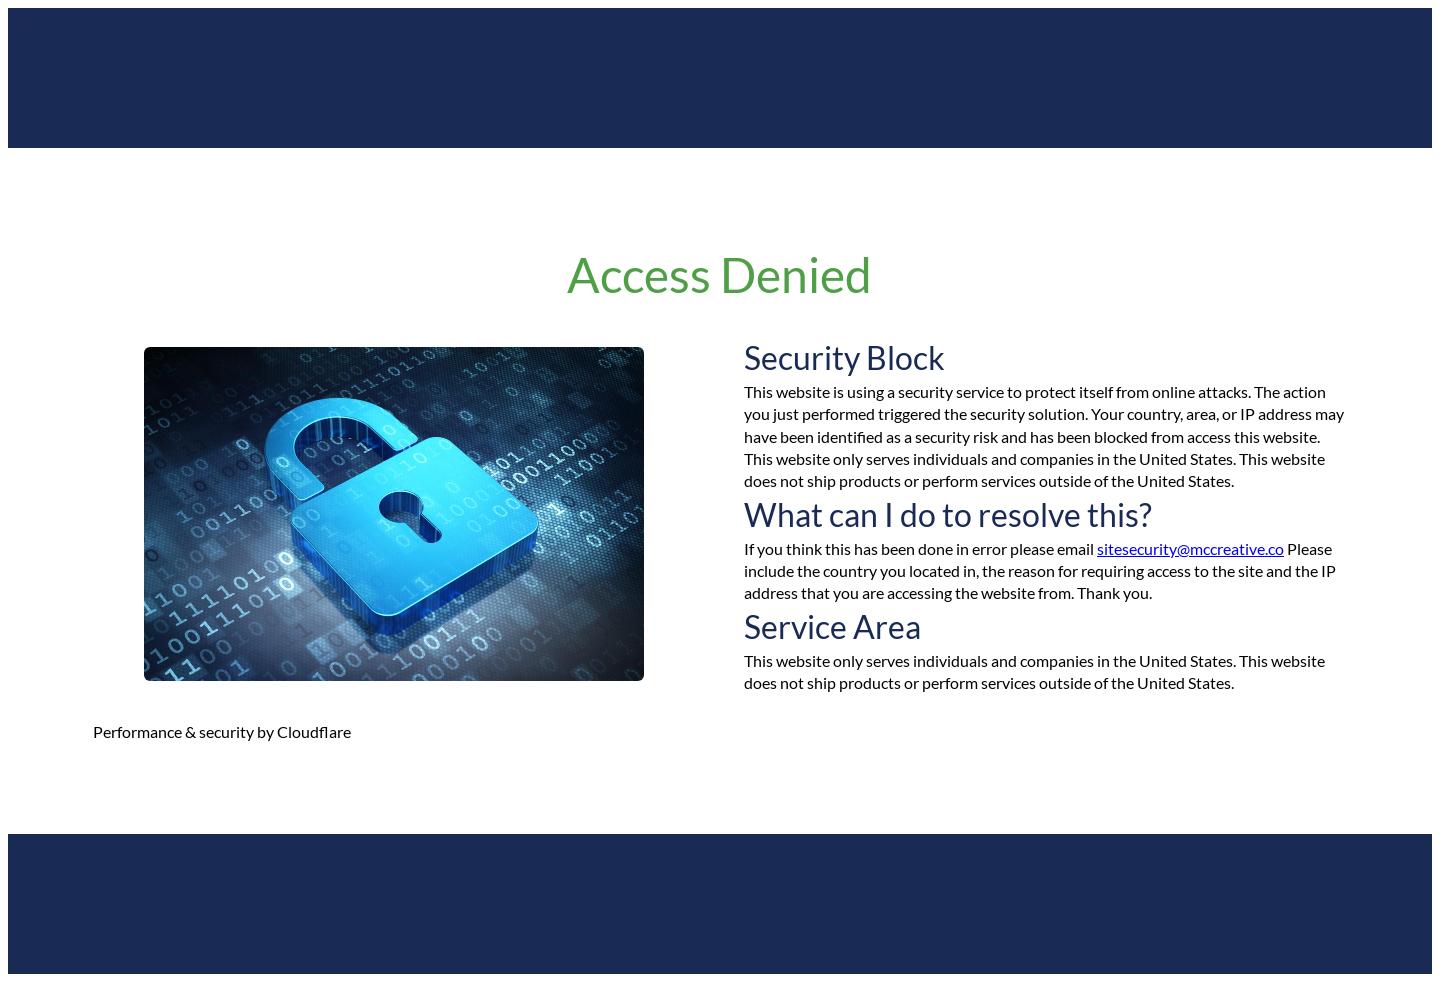 This screenshot has width=1440, height=1000. Describe the element at coordinates (1044, 435) in the screenshot. I see `'This website is using a security service to protect itself from online attacks. The action you just performed triggered the security solution. Your country, area, or IP address may have been identified as a security risk and has been blocked from access this website.  This website only serves individuals and companies in the United States.  This website does not ship products or perform services outside of the United States.'` at that location.